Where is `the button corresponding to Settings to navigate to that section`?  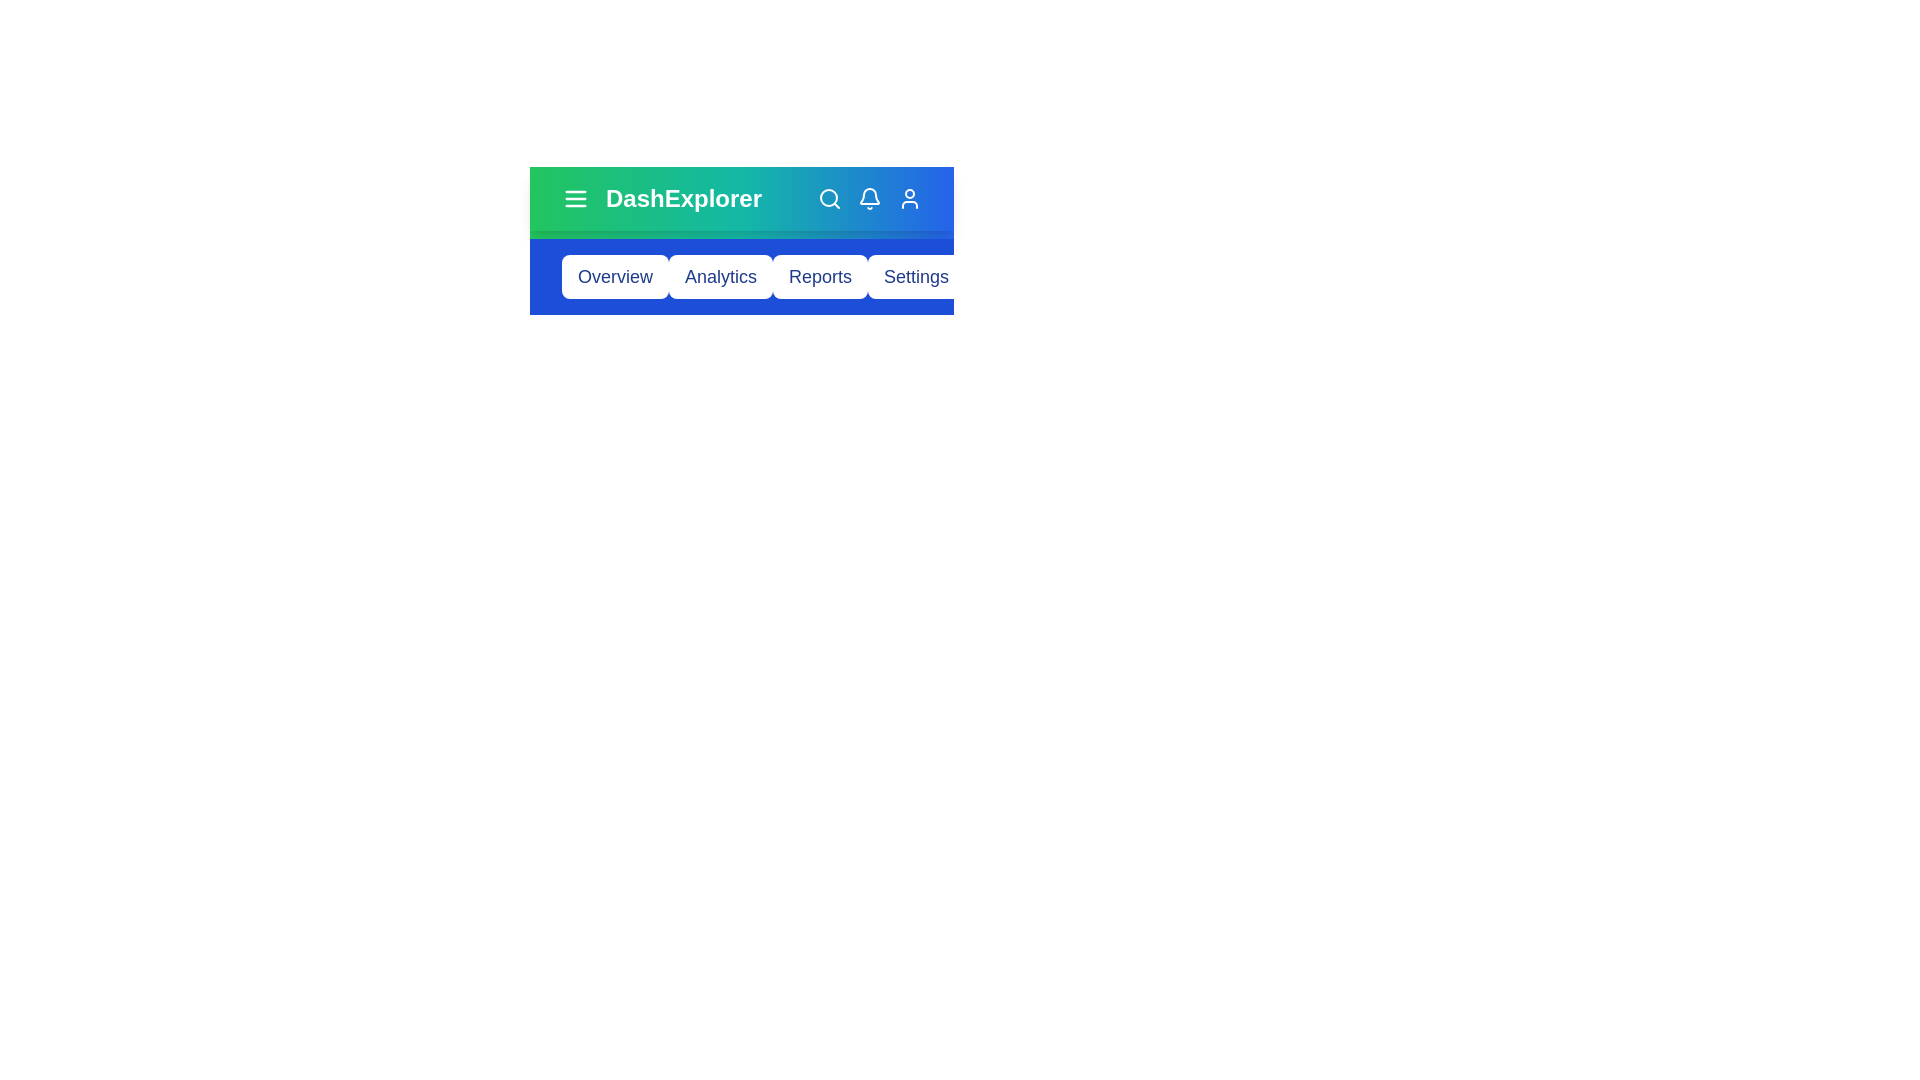 the button corresponding to Settings to navigate to that section is located at coordinates (915, 277).